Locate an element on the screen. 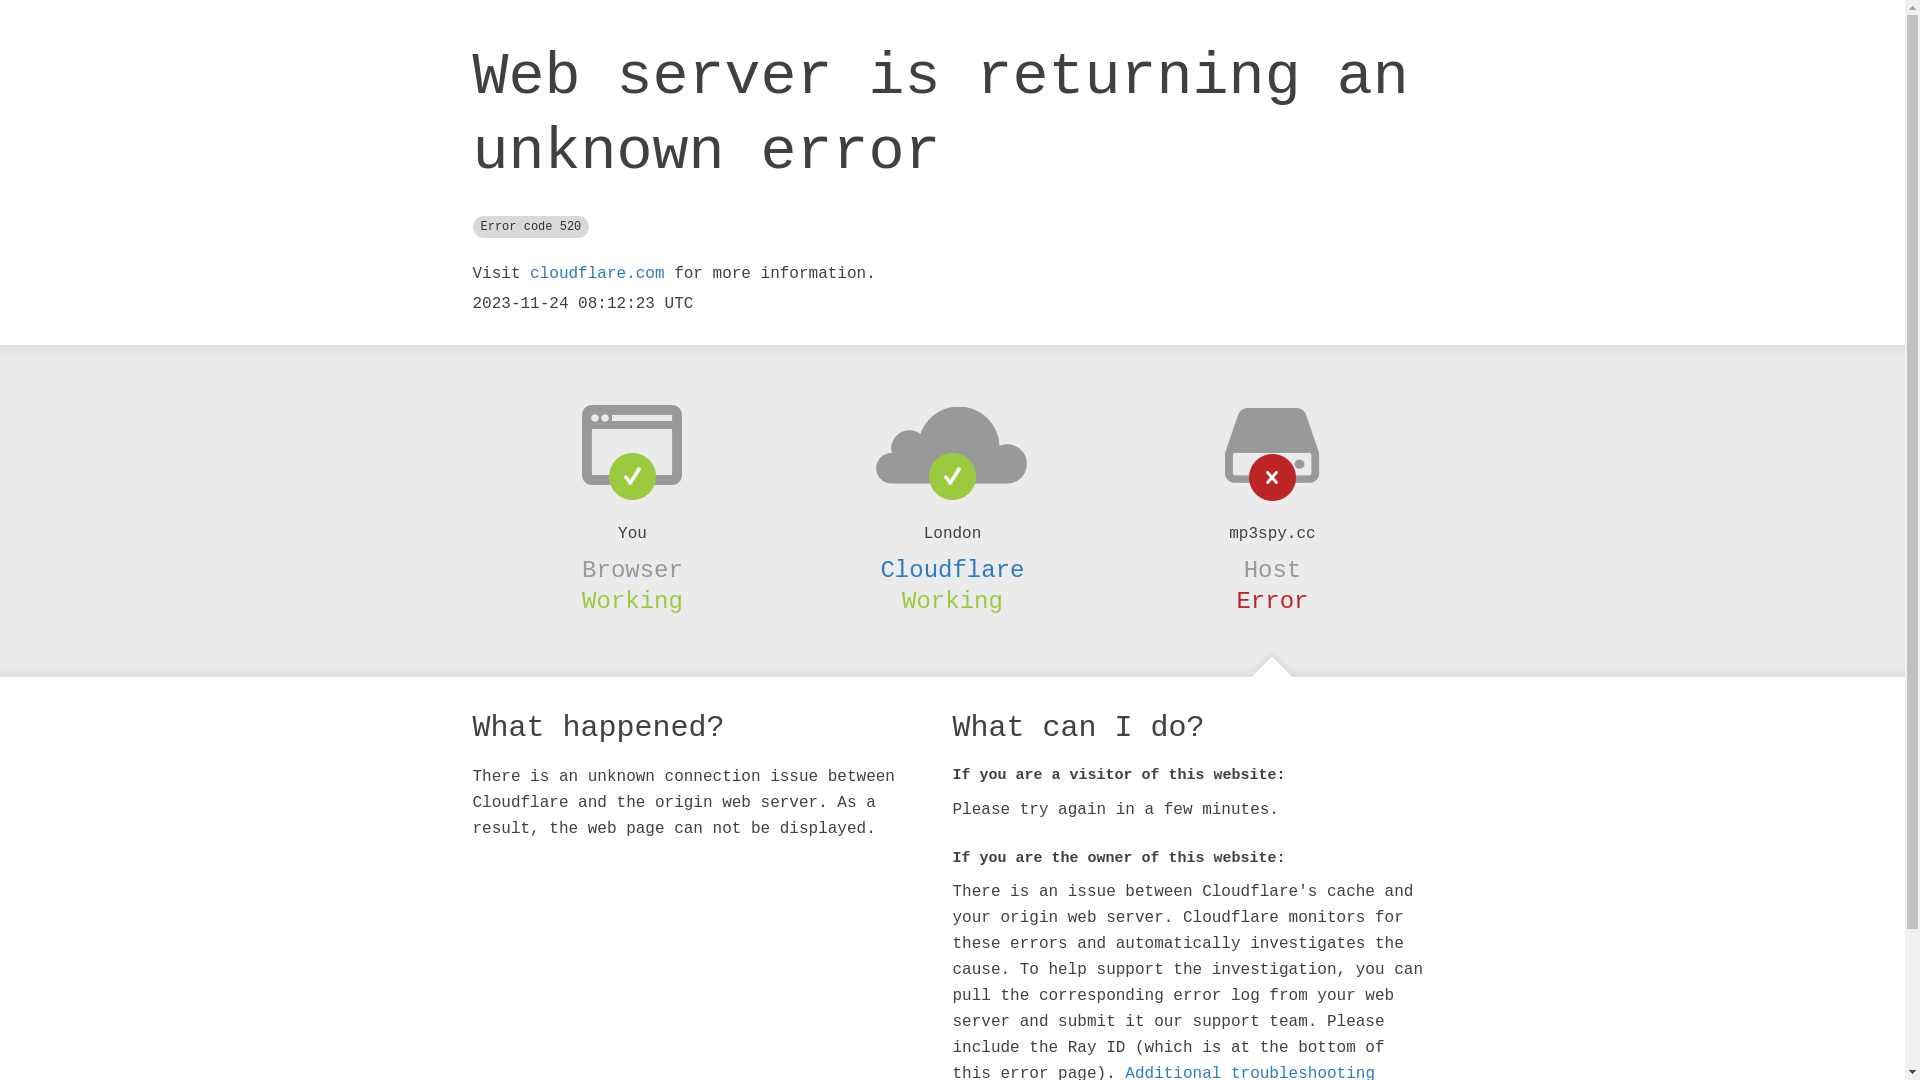 The width and height of the screenshot is (1920, 1080). 'cloudflare.com' is located at coordinates (595, 273).